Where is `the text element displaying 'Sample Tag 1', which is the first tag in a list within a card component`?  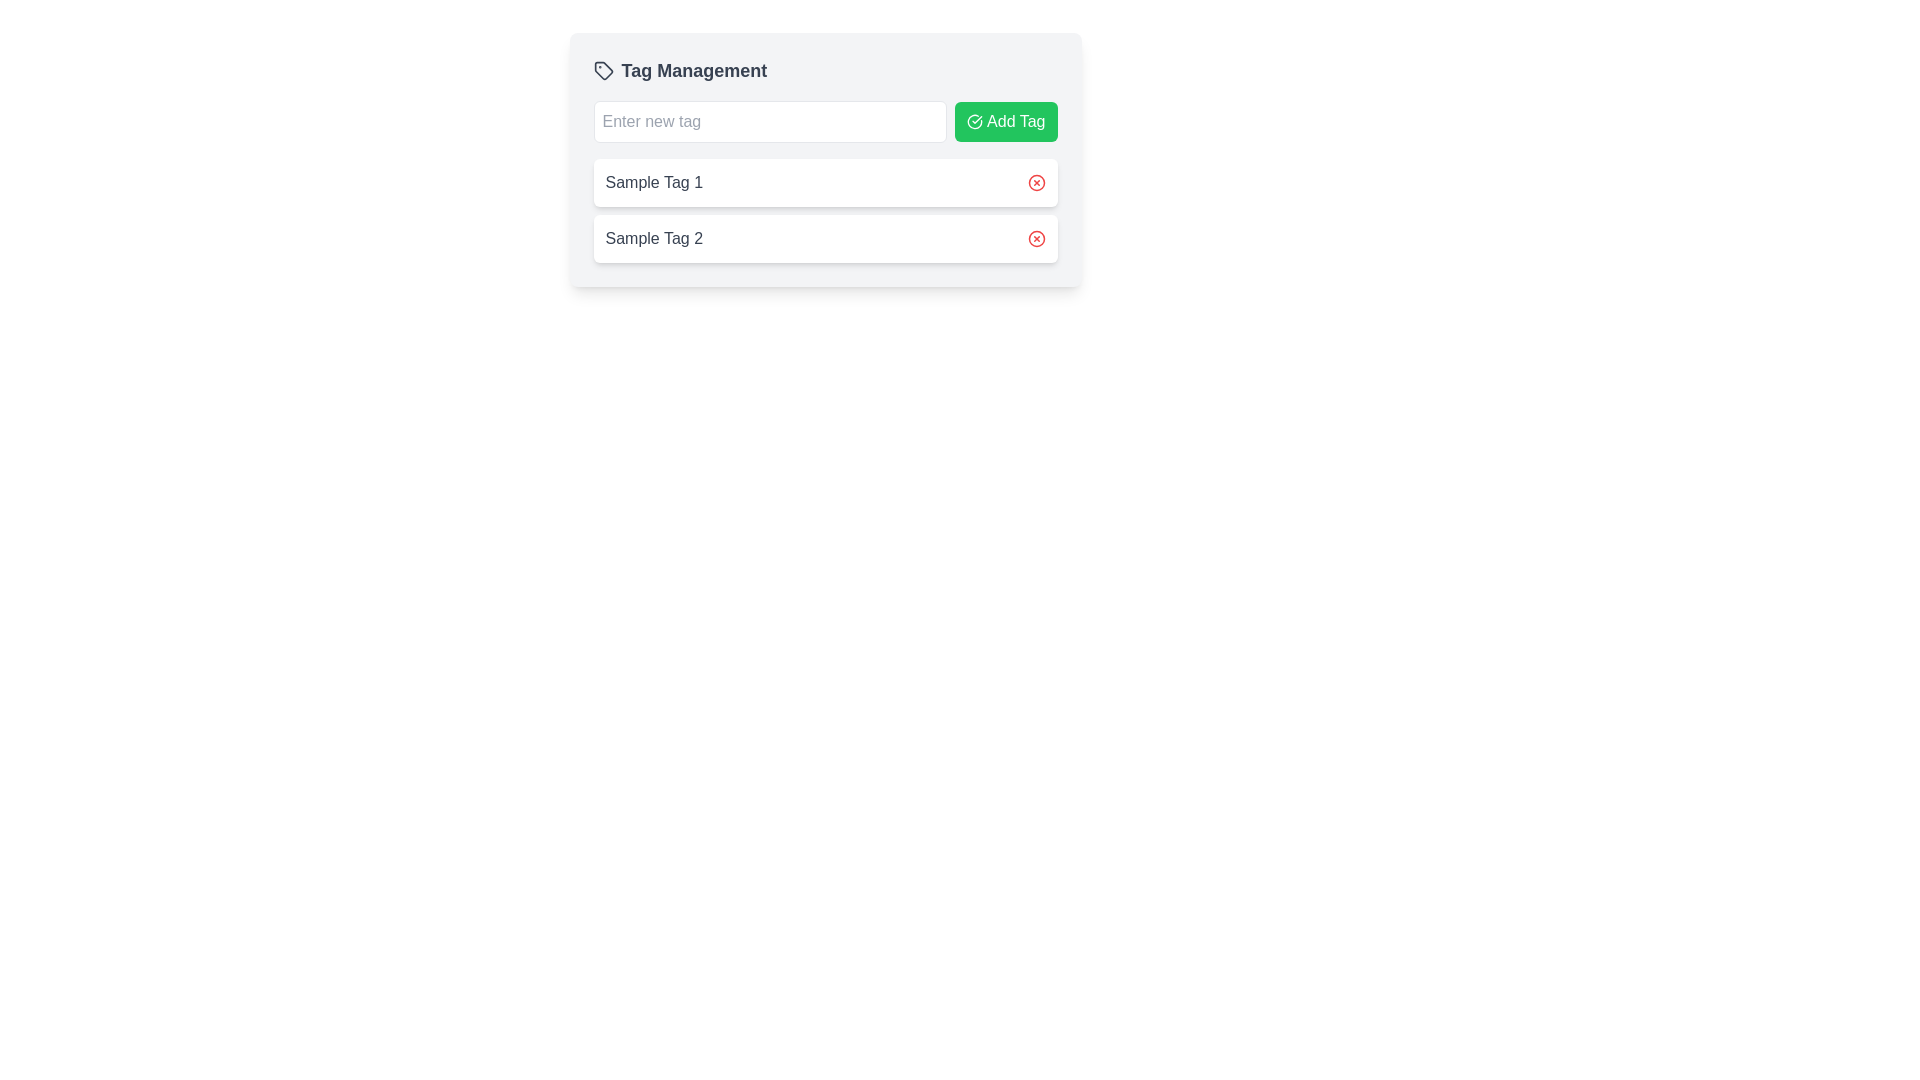 the text element displaying 'Sample Tag 1', which is the first tag in a list within a card component is located at coordinates (654, 182).